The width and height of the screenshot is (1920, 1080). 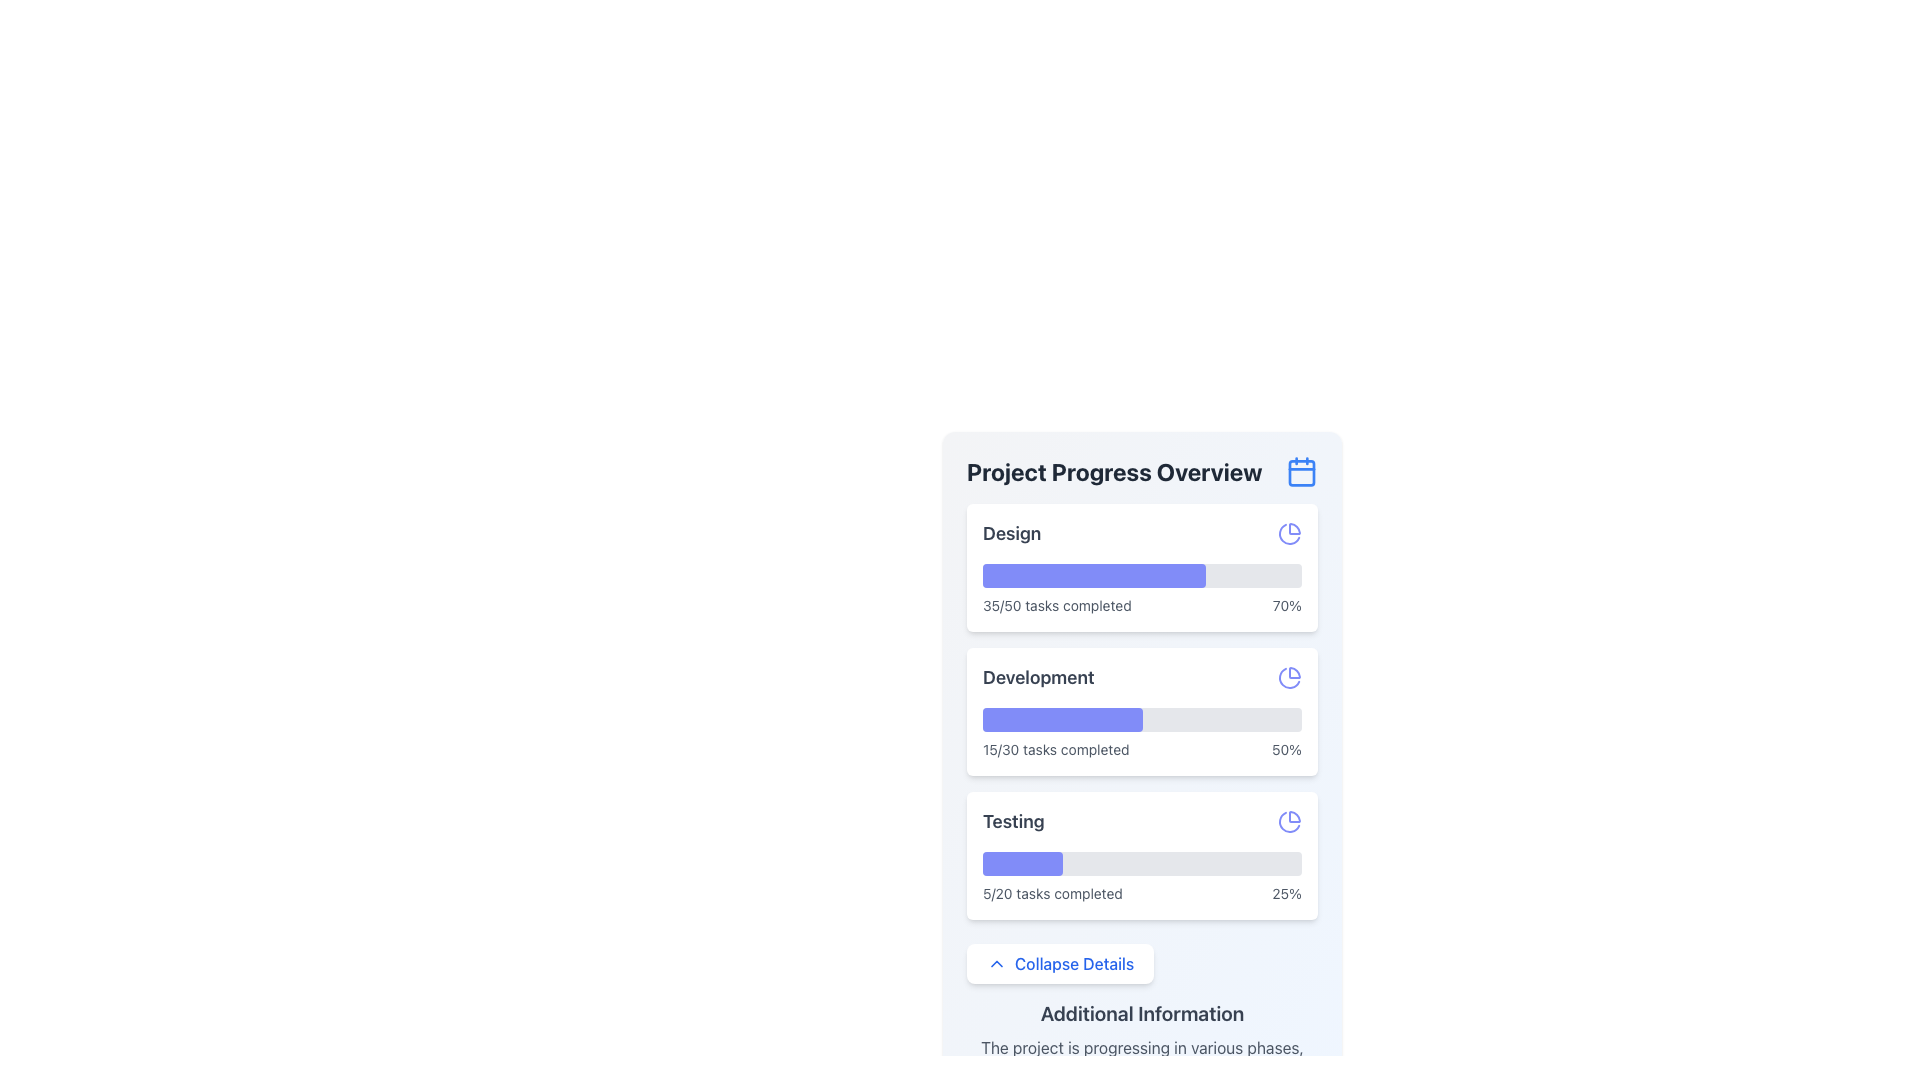 What do you see at coordinates (1290, 677) in the screenshot?
I see `the decorative icon positioned to the right of the 'Development' text, which represents data visualization or progress in the 'Development' section` at bounding box center [1290, 677].